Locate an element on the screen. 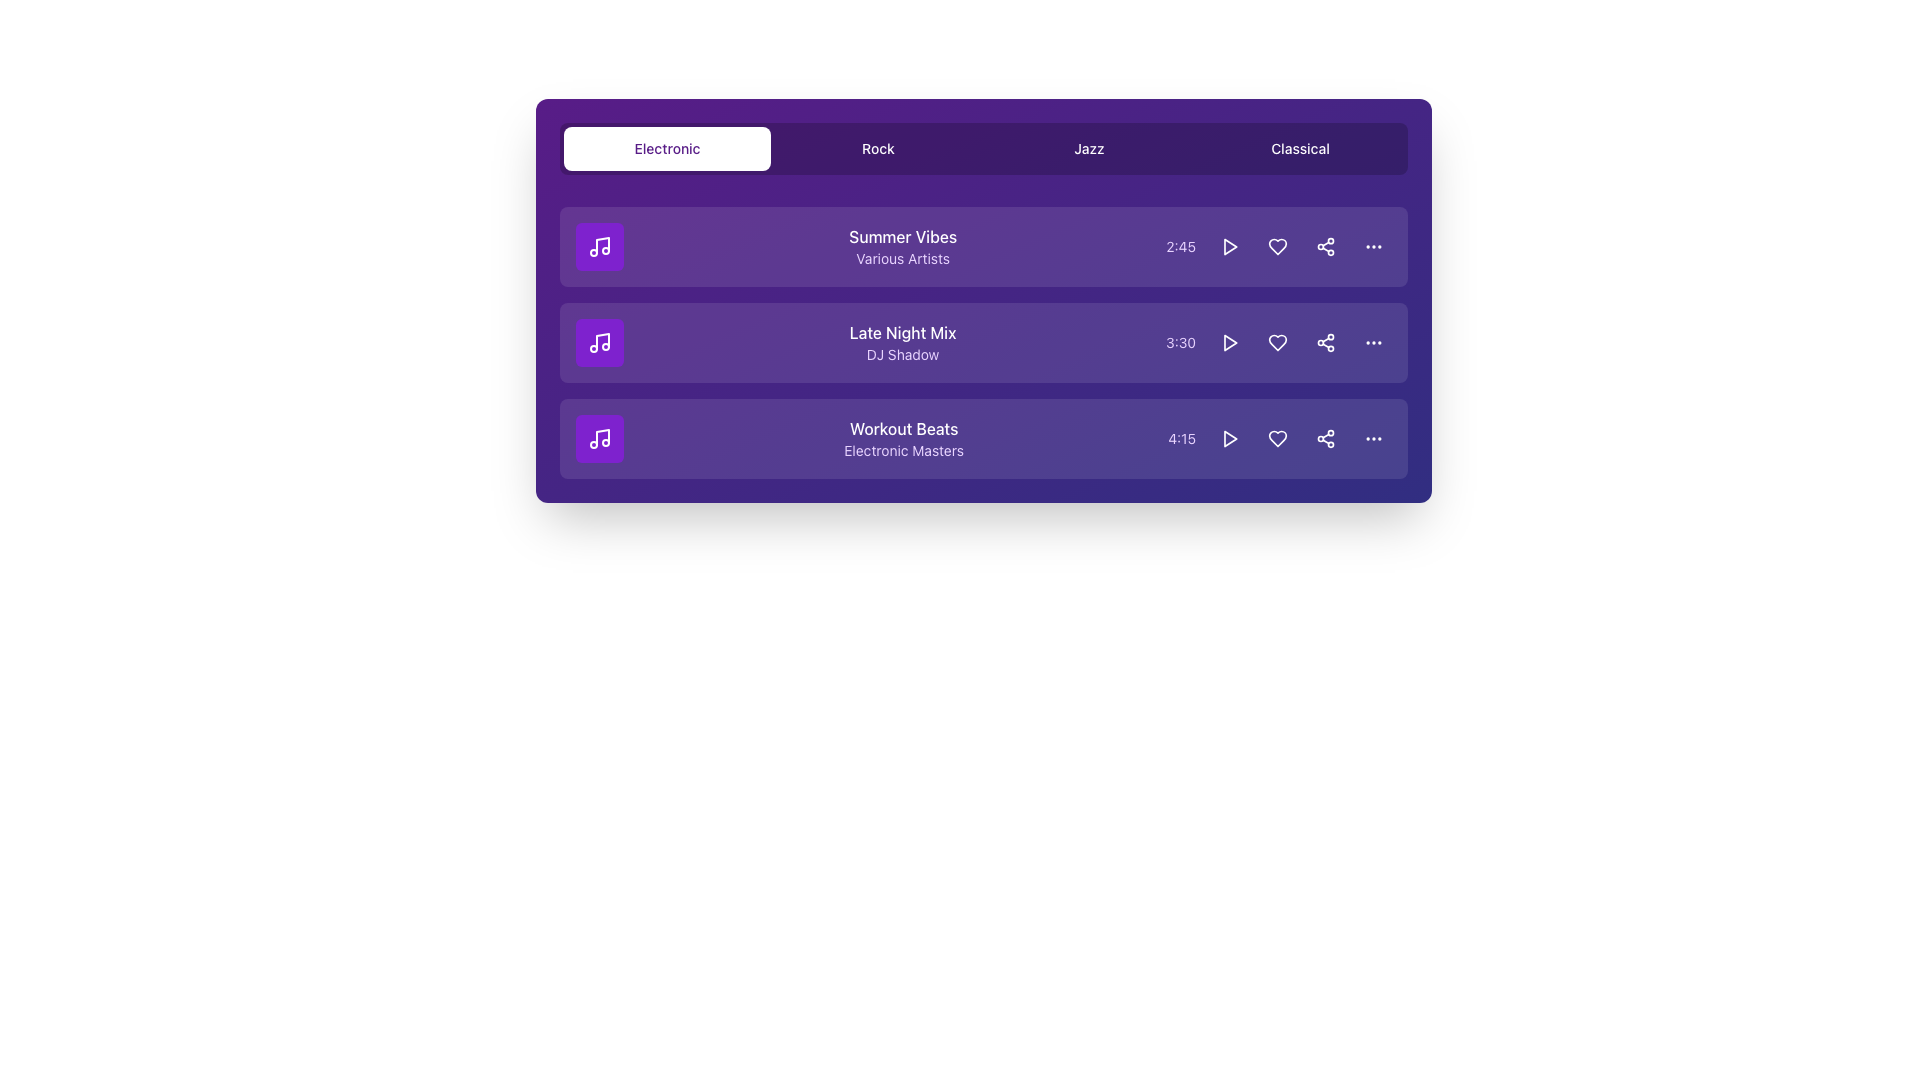 This screenshot has height=1080, width=1920. the leftmost button labeled 'Electronic' in the row of category buttons is located at coordinates (667, 148).